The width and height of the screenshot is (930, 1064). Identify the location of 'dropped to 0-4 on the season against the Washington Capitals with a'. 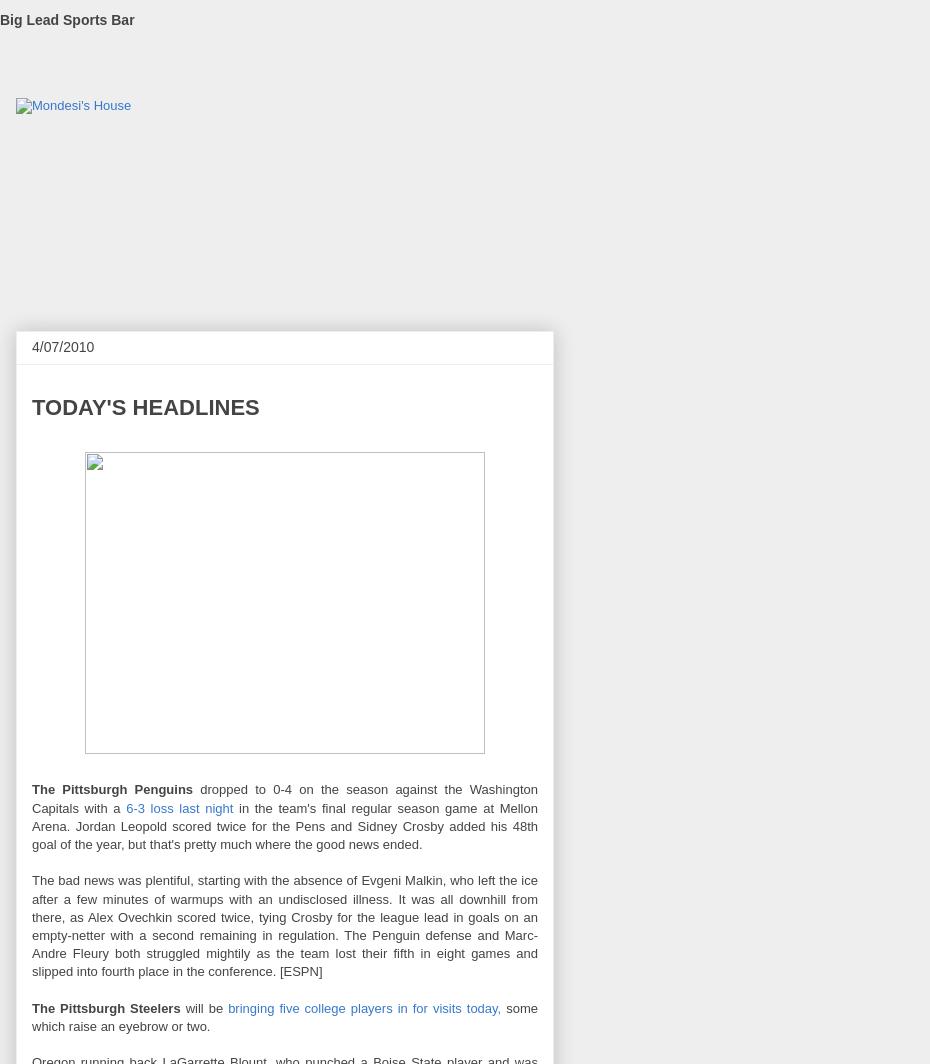
(285, 798).